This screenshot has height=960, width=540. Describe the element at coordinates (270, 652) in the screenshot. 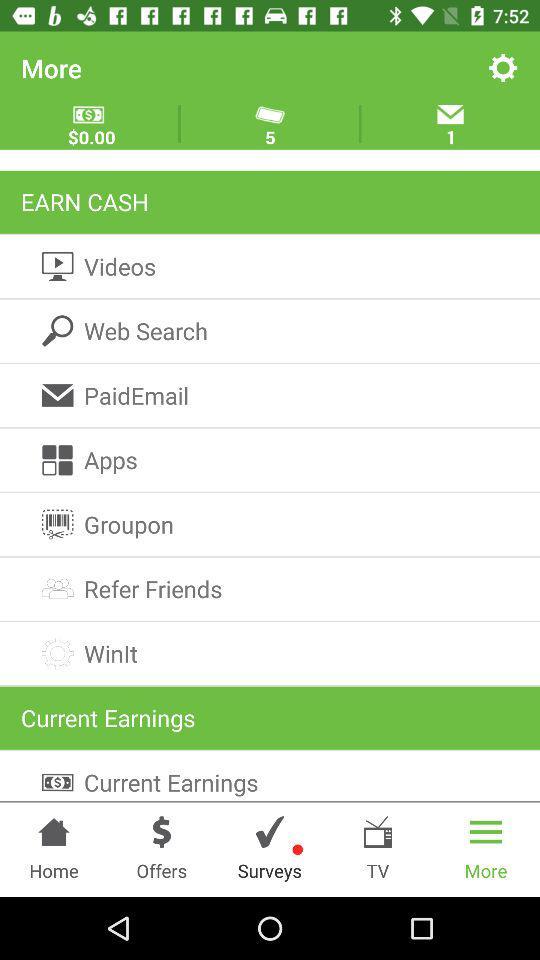

I see `item below refer friends icon` at that location.